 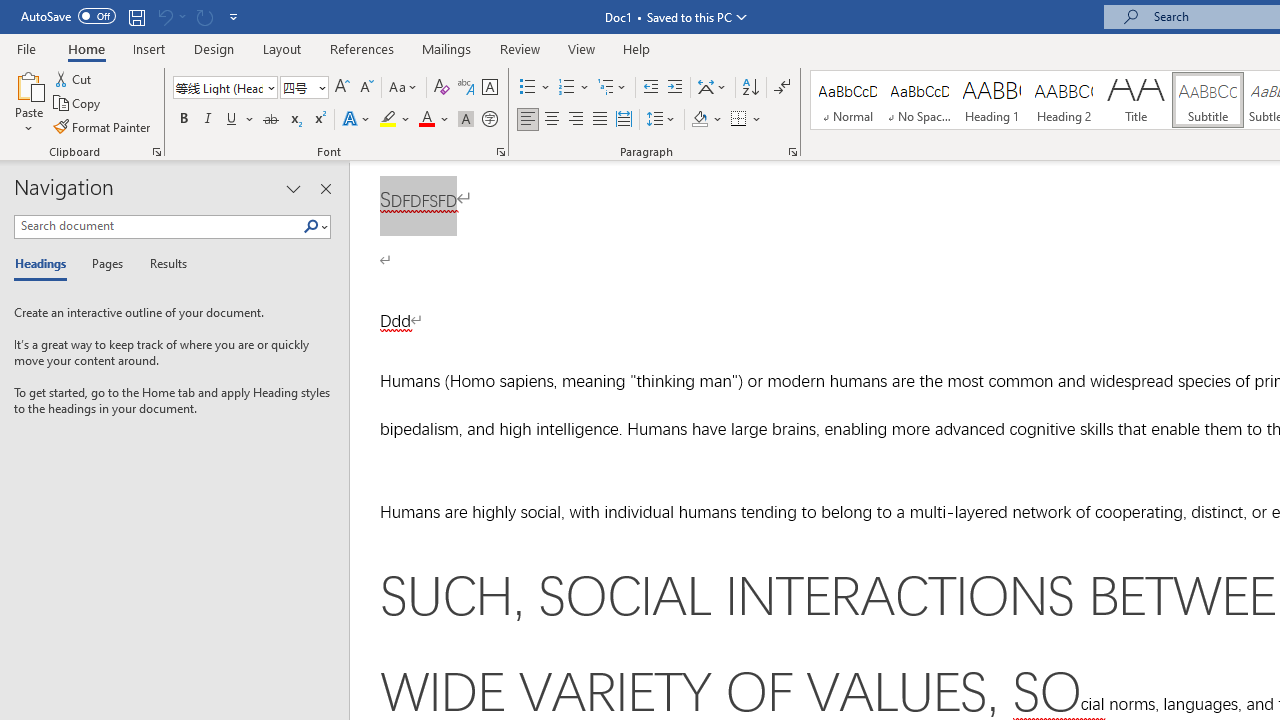 What do you see at coordinates (130, 16) in the screenshot?
I see `'Quick Access Toolbar'` at bounding box center [130, 16].